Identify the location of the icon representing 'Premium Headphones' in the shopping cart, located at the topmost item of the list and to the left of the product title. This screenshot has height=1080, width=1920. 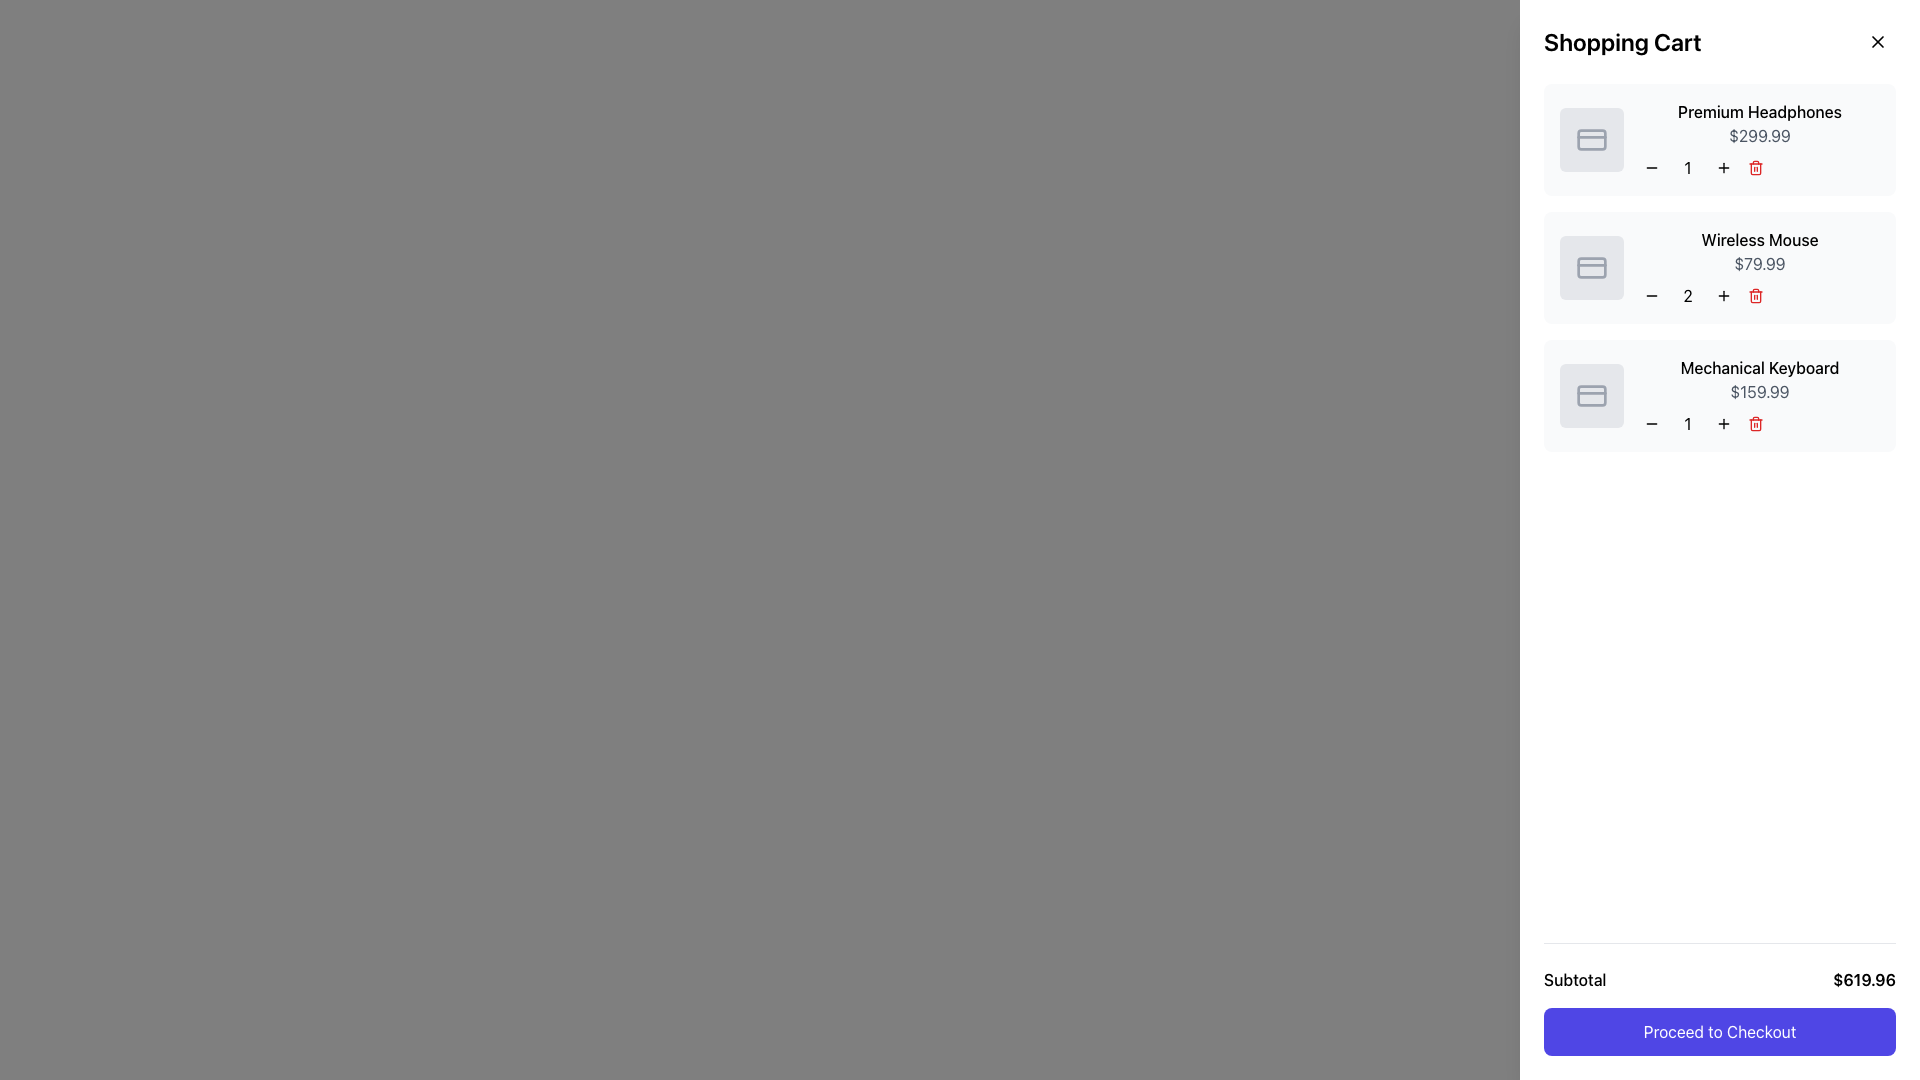
(1591, 138).